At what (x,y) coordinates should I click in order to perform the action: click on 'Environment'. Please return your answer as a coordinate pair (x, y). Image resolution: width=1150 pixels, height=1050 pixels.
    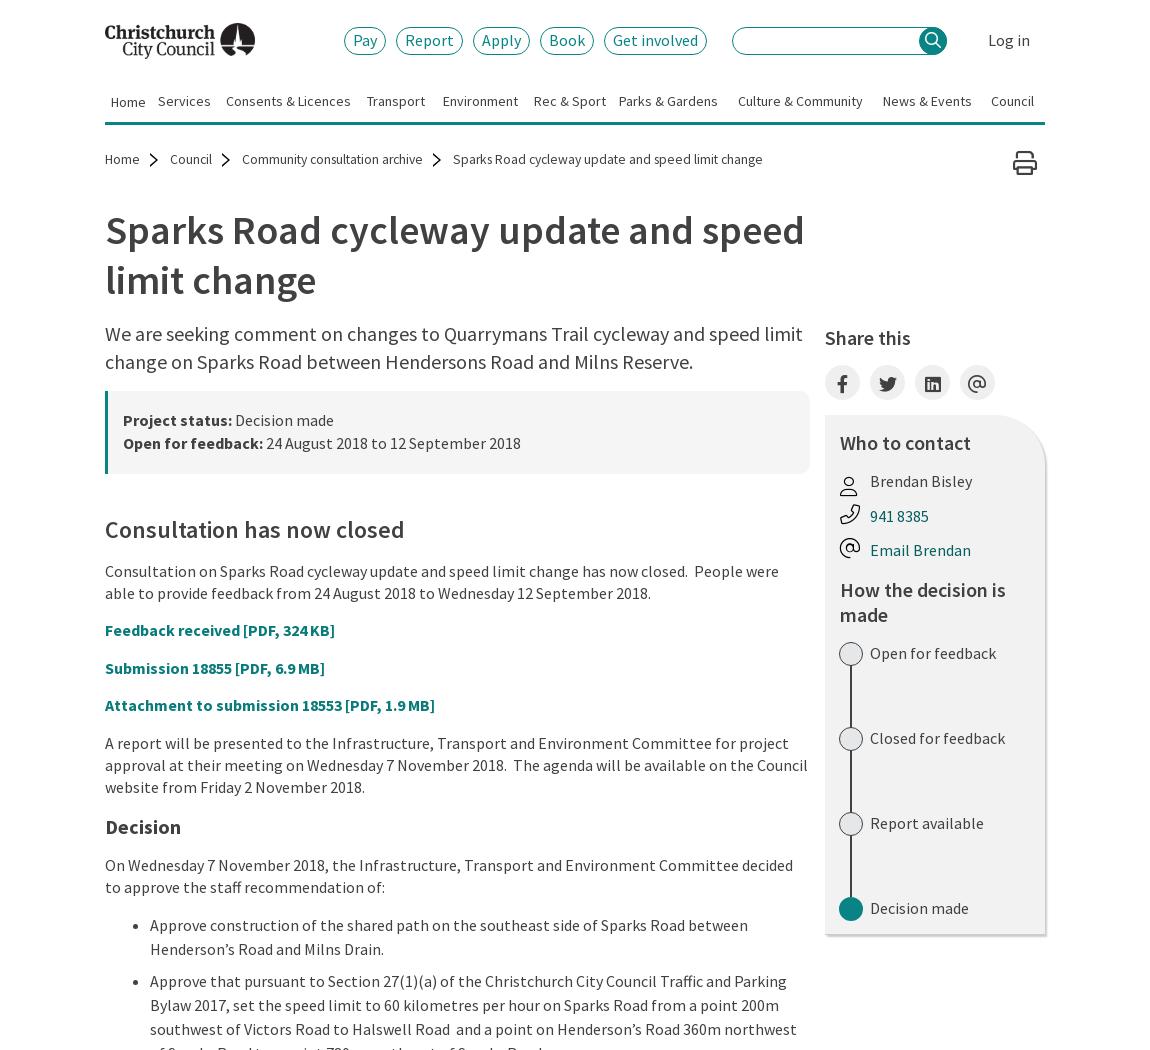
    Looking at the image, I should click on (442, 99).